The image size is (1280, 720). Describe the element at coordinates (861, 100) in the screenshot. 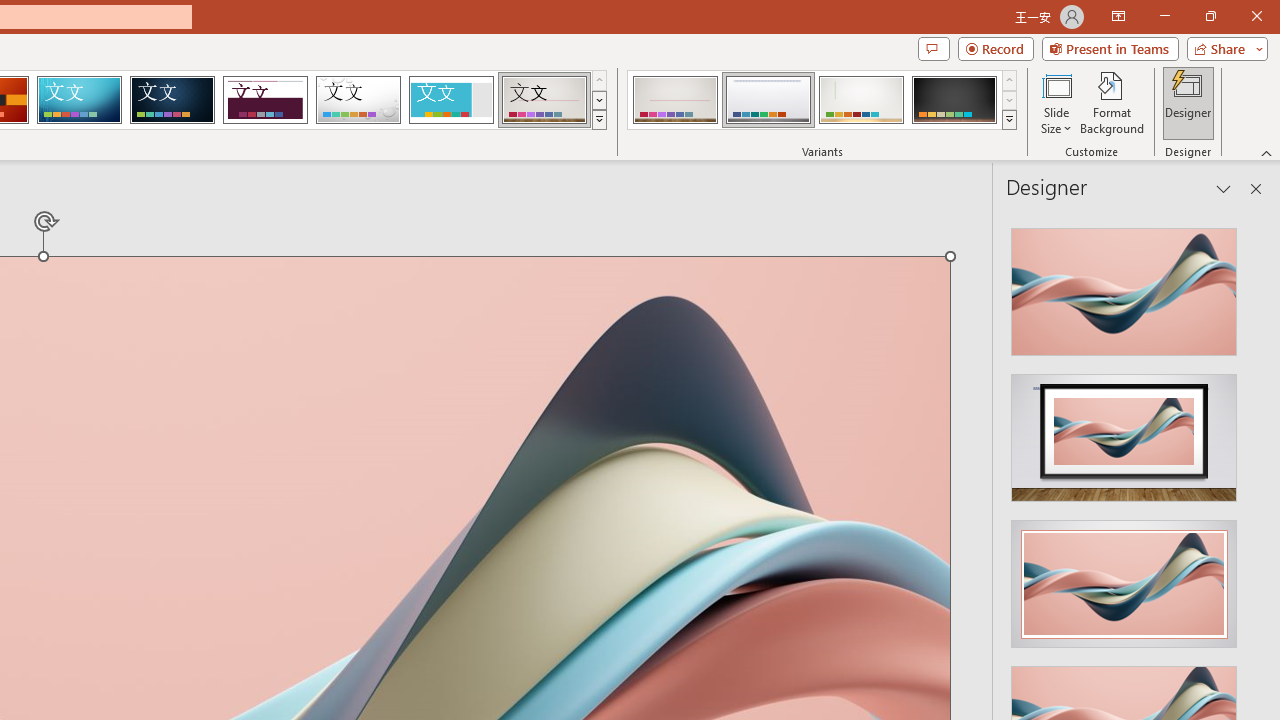

I see `'Gallery Variant 3'` at that location.